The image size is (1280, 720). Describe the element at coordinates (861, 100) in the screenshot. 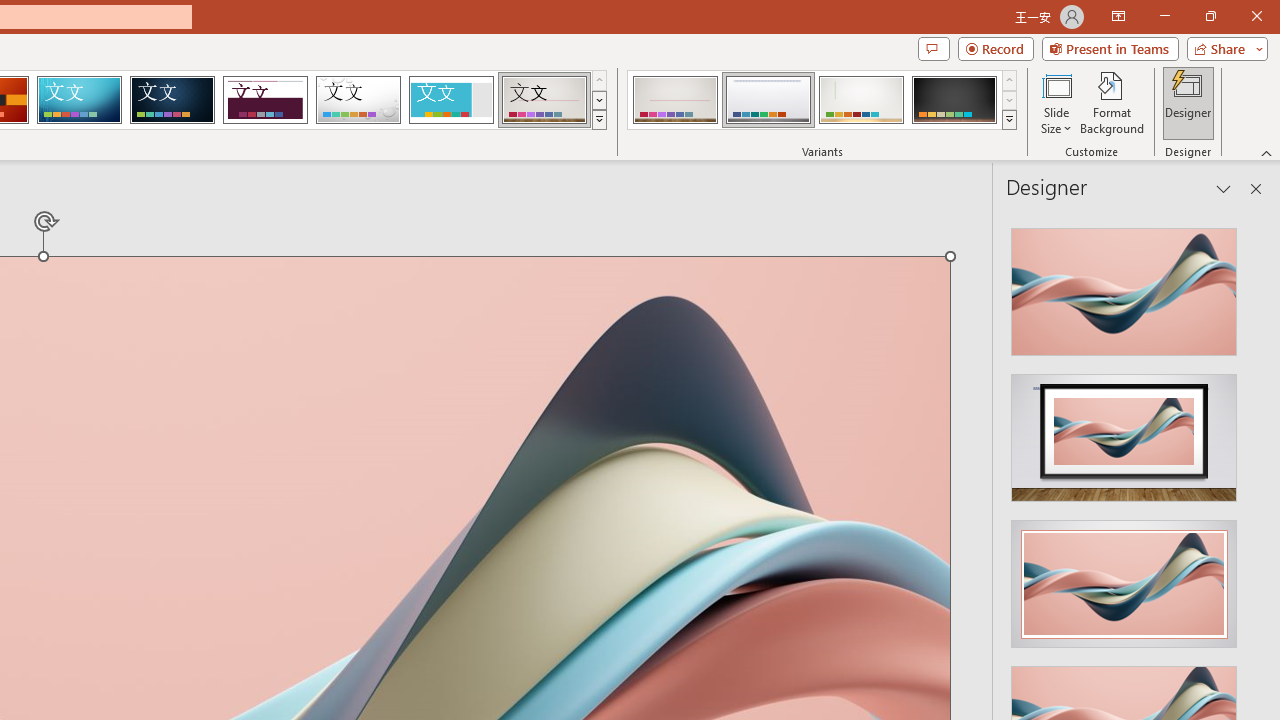

I see `'Gallery Variant 3'` at that location.